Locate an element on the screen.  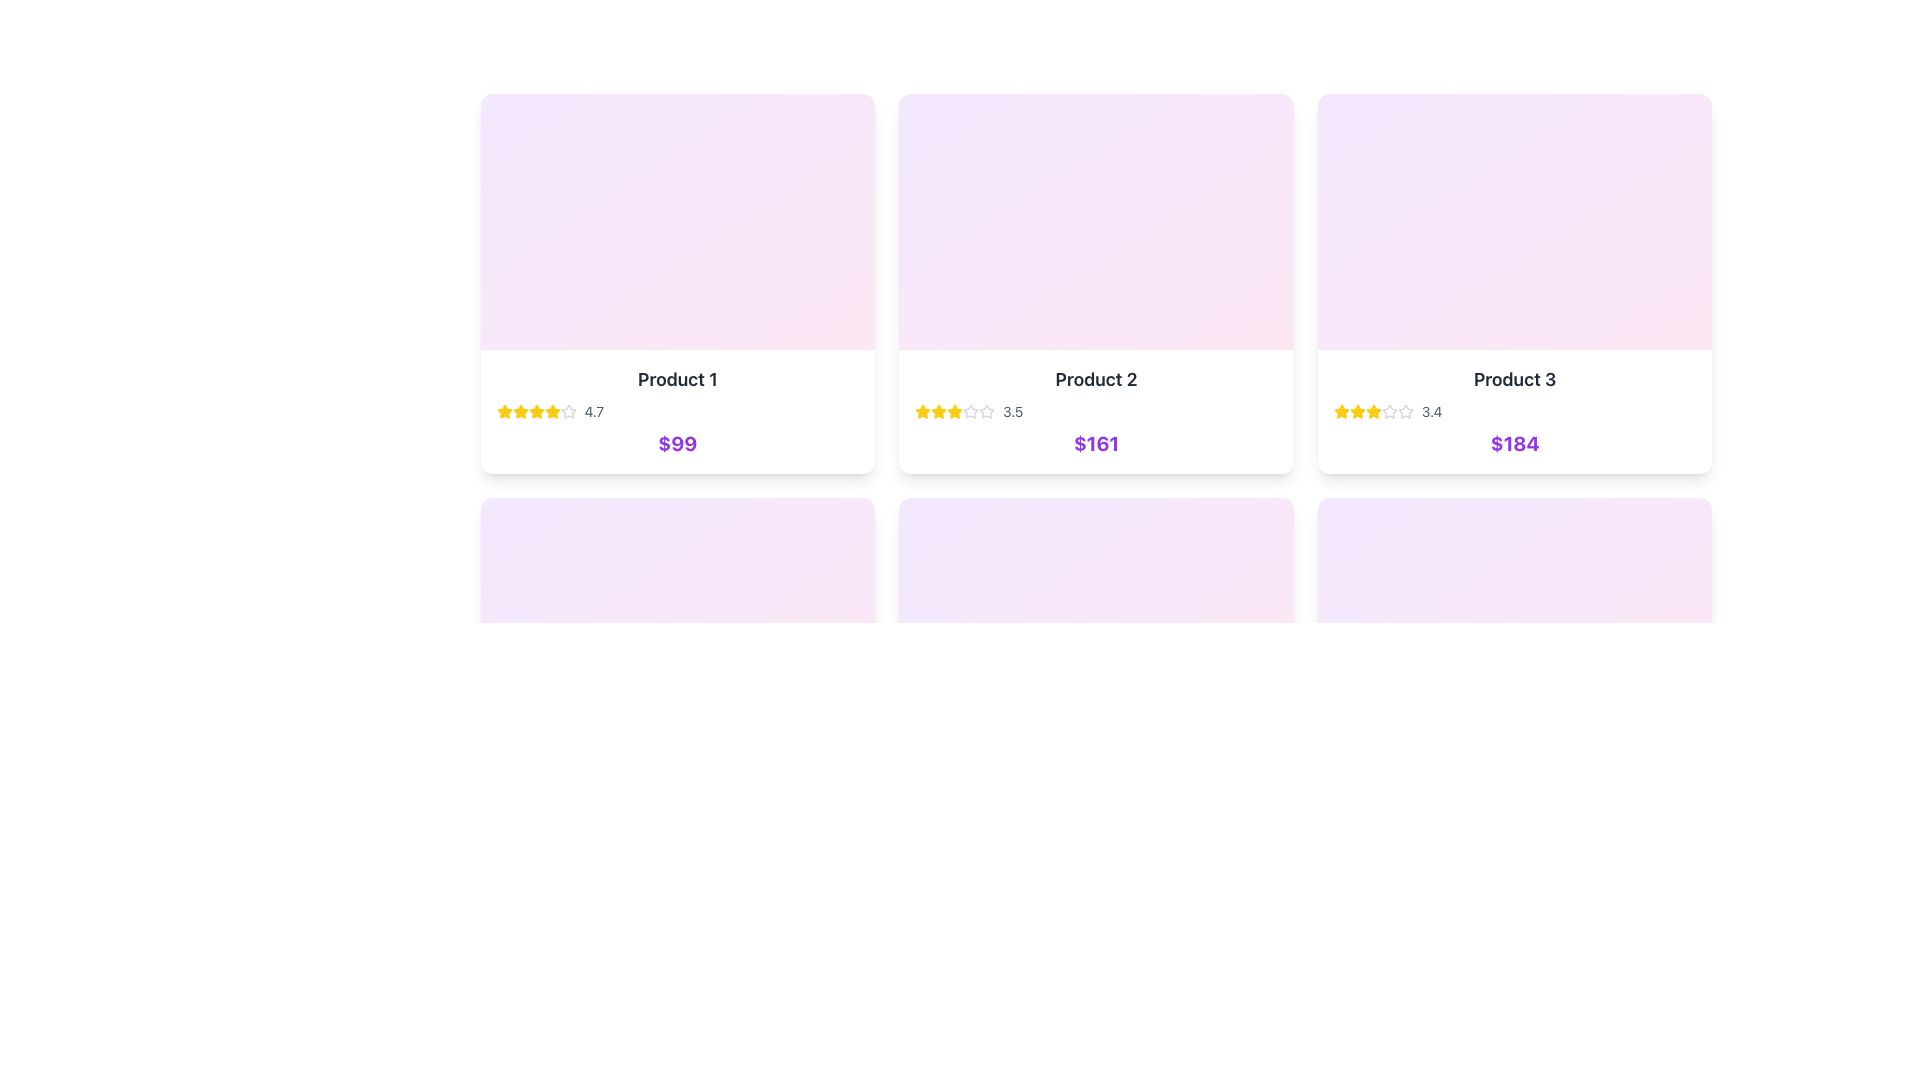
the second product Information card in a horizontal list of three cards, which contains a summary of the product including its name, rating, and price is located at coordinates (1095, 411).